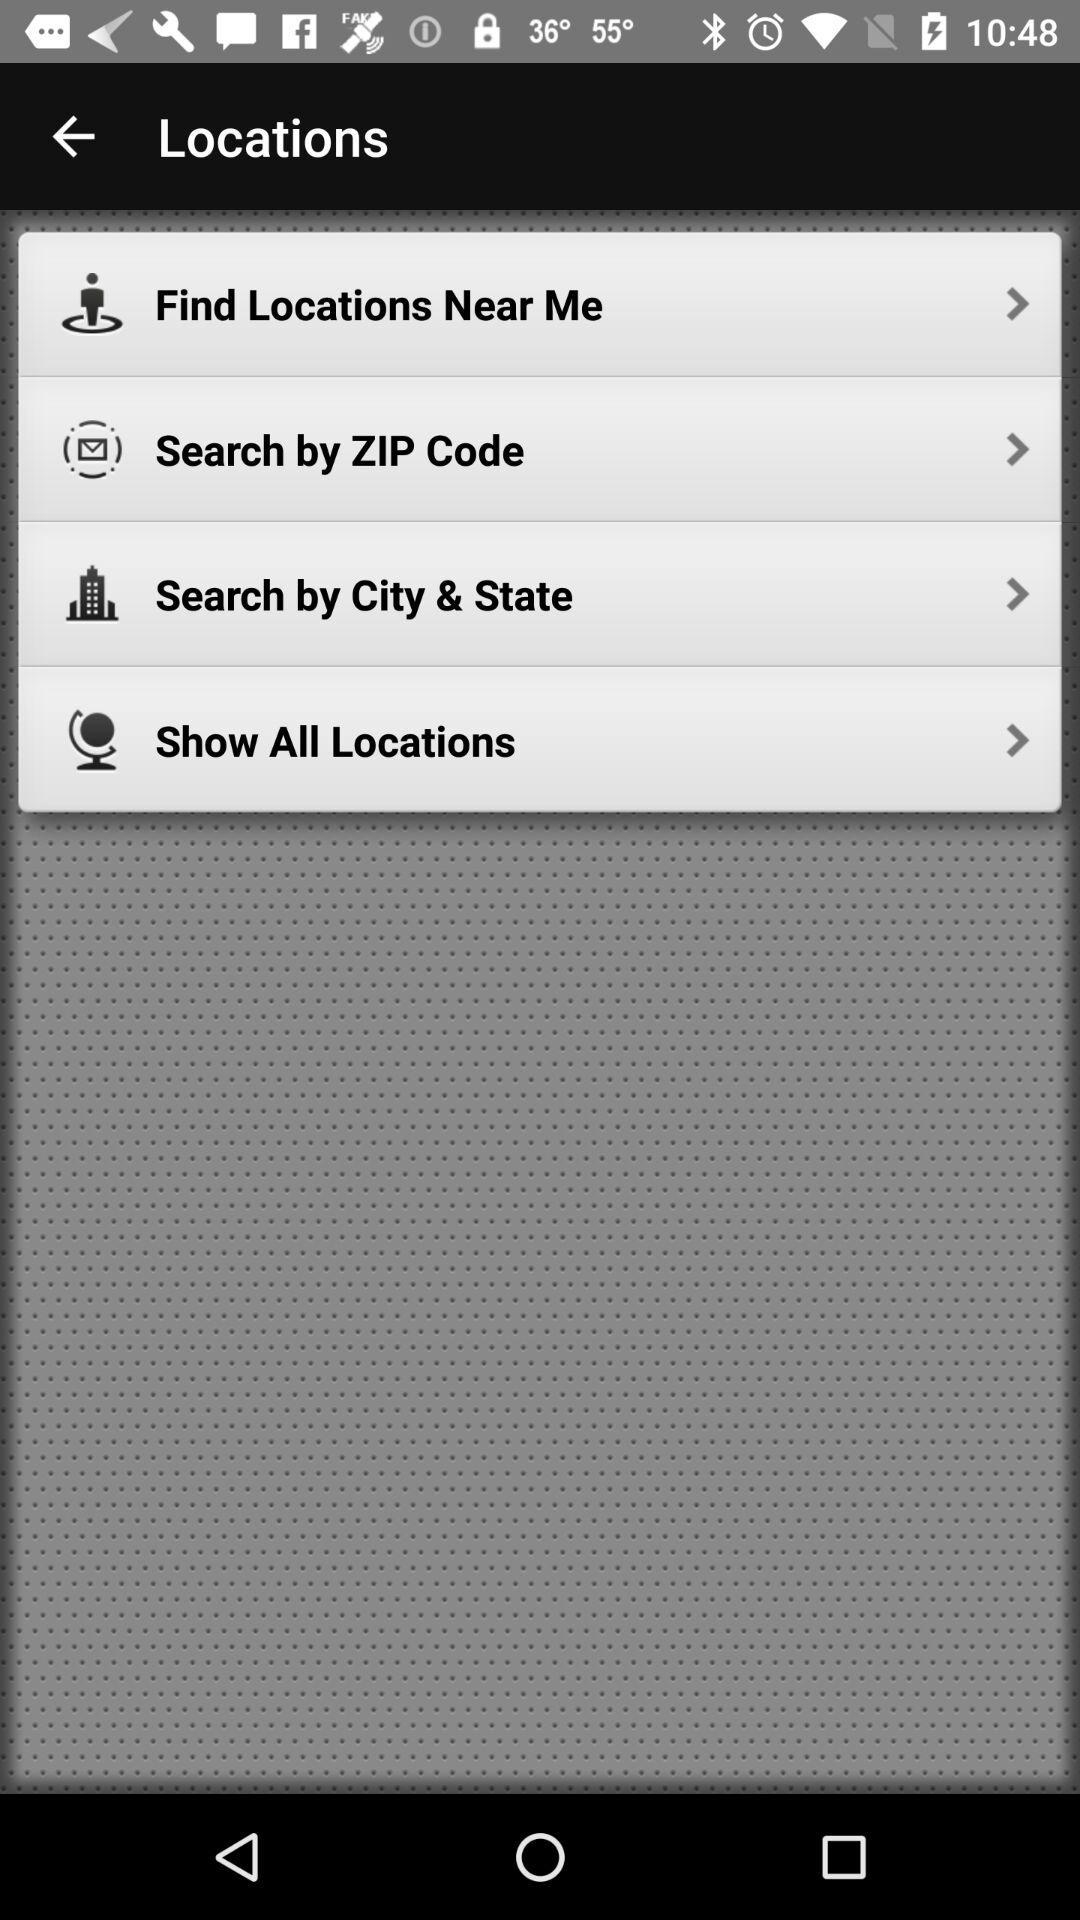 The width and height of the screenshot is (1080, 1920). What do you see at coordinates (591, 303) in the screenshot?
I see `the find locations near` at bounding box center [591, 303].